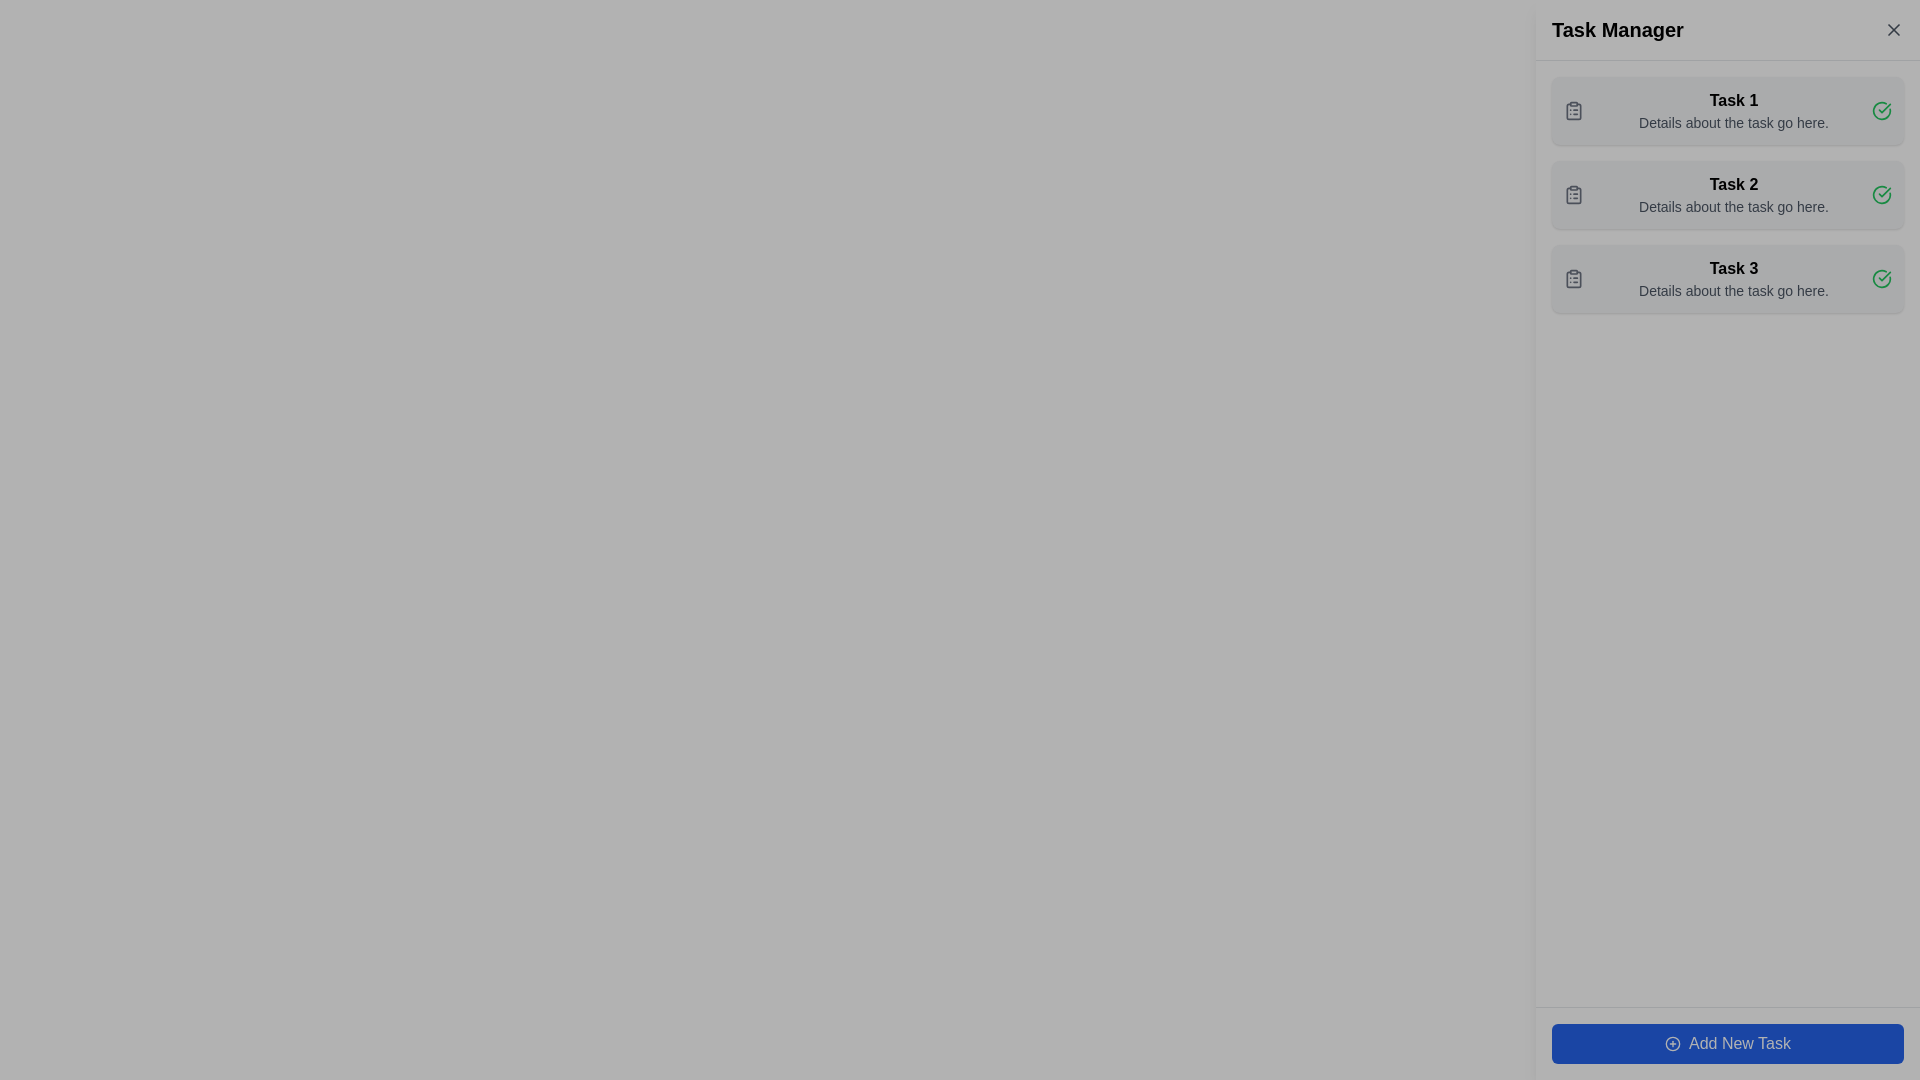 The image size is (1920, 1080). What do you see at coordinates (1573, 195) in the screenshot?
I see `clipboard icon element, which is a rectangular SVG graphic with a bold outline and gray color, located below the header of the clipboard` at bounding box center [1573, 195].